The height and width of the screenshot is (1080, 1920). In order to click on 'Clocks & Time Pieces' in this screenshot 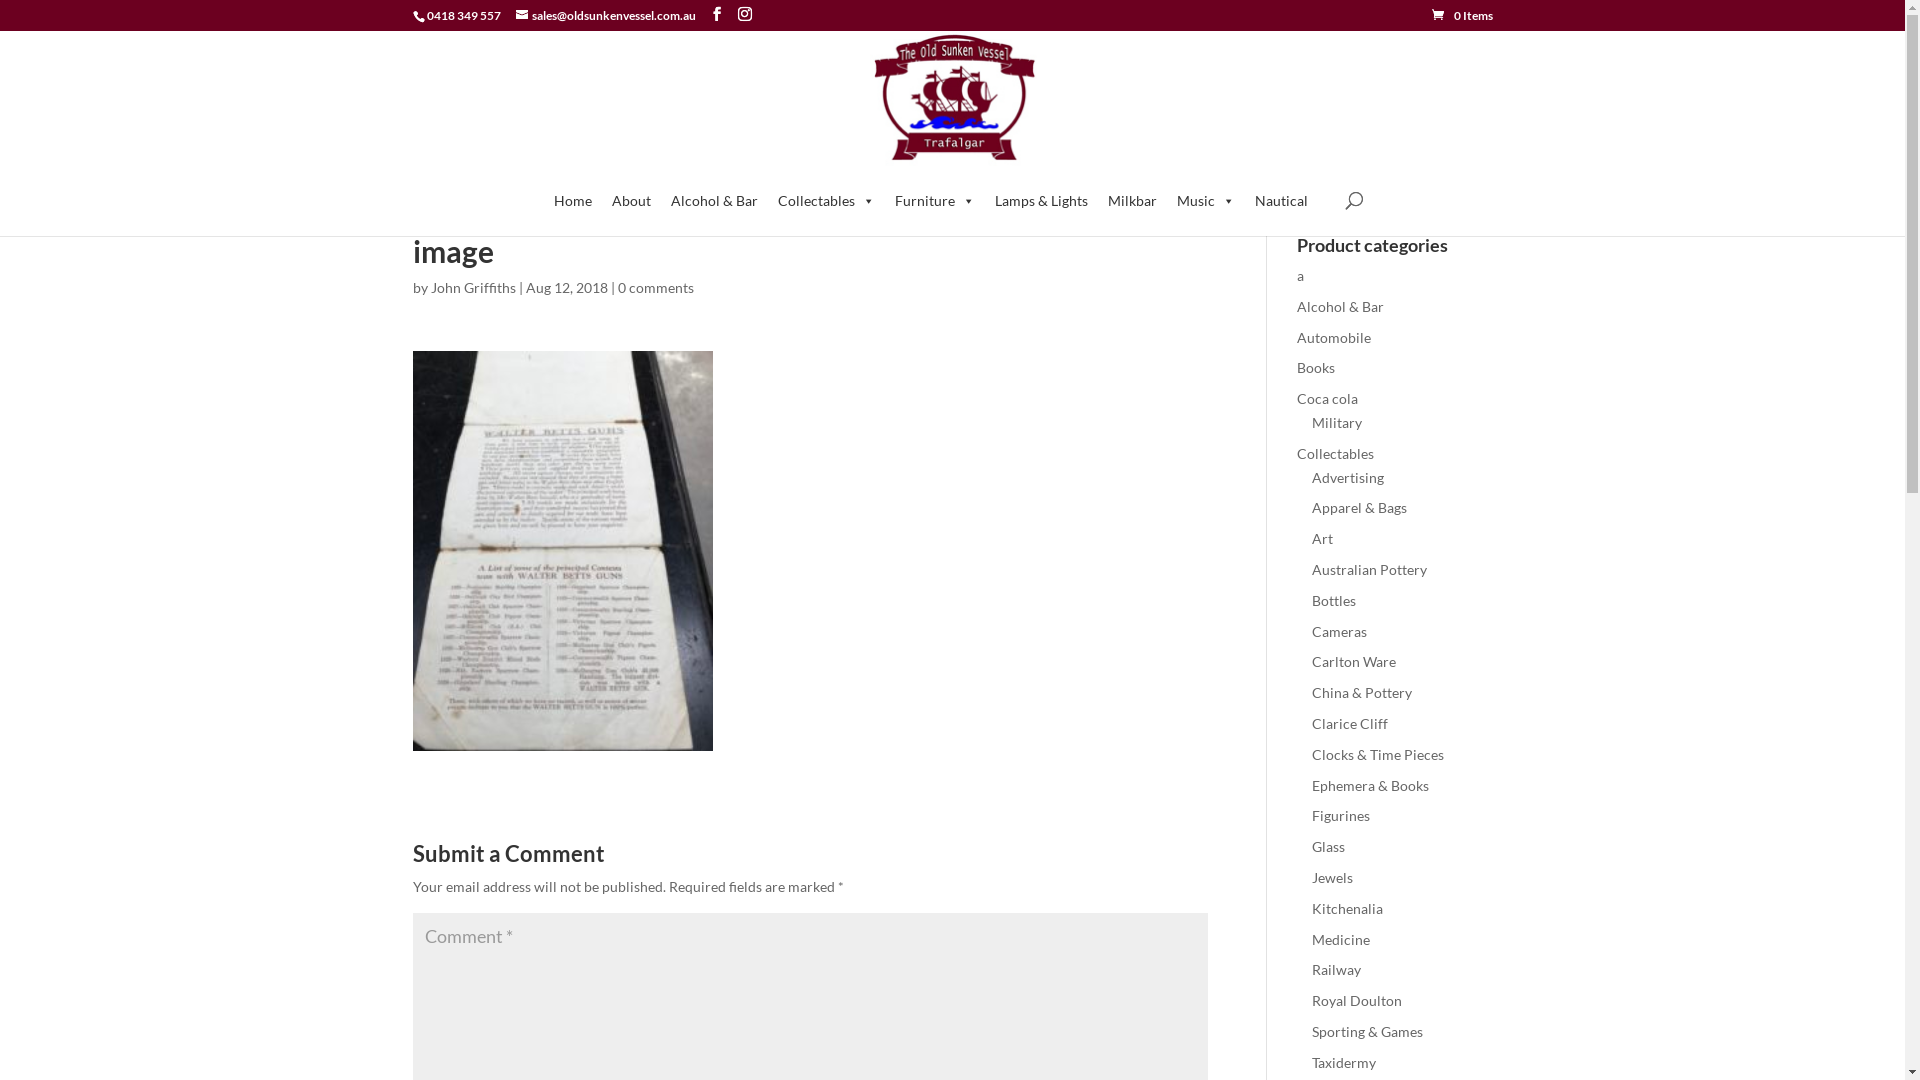, I will do `click(1376, 754)`.